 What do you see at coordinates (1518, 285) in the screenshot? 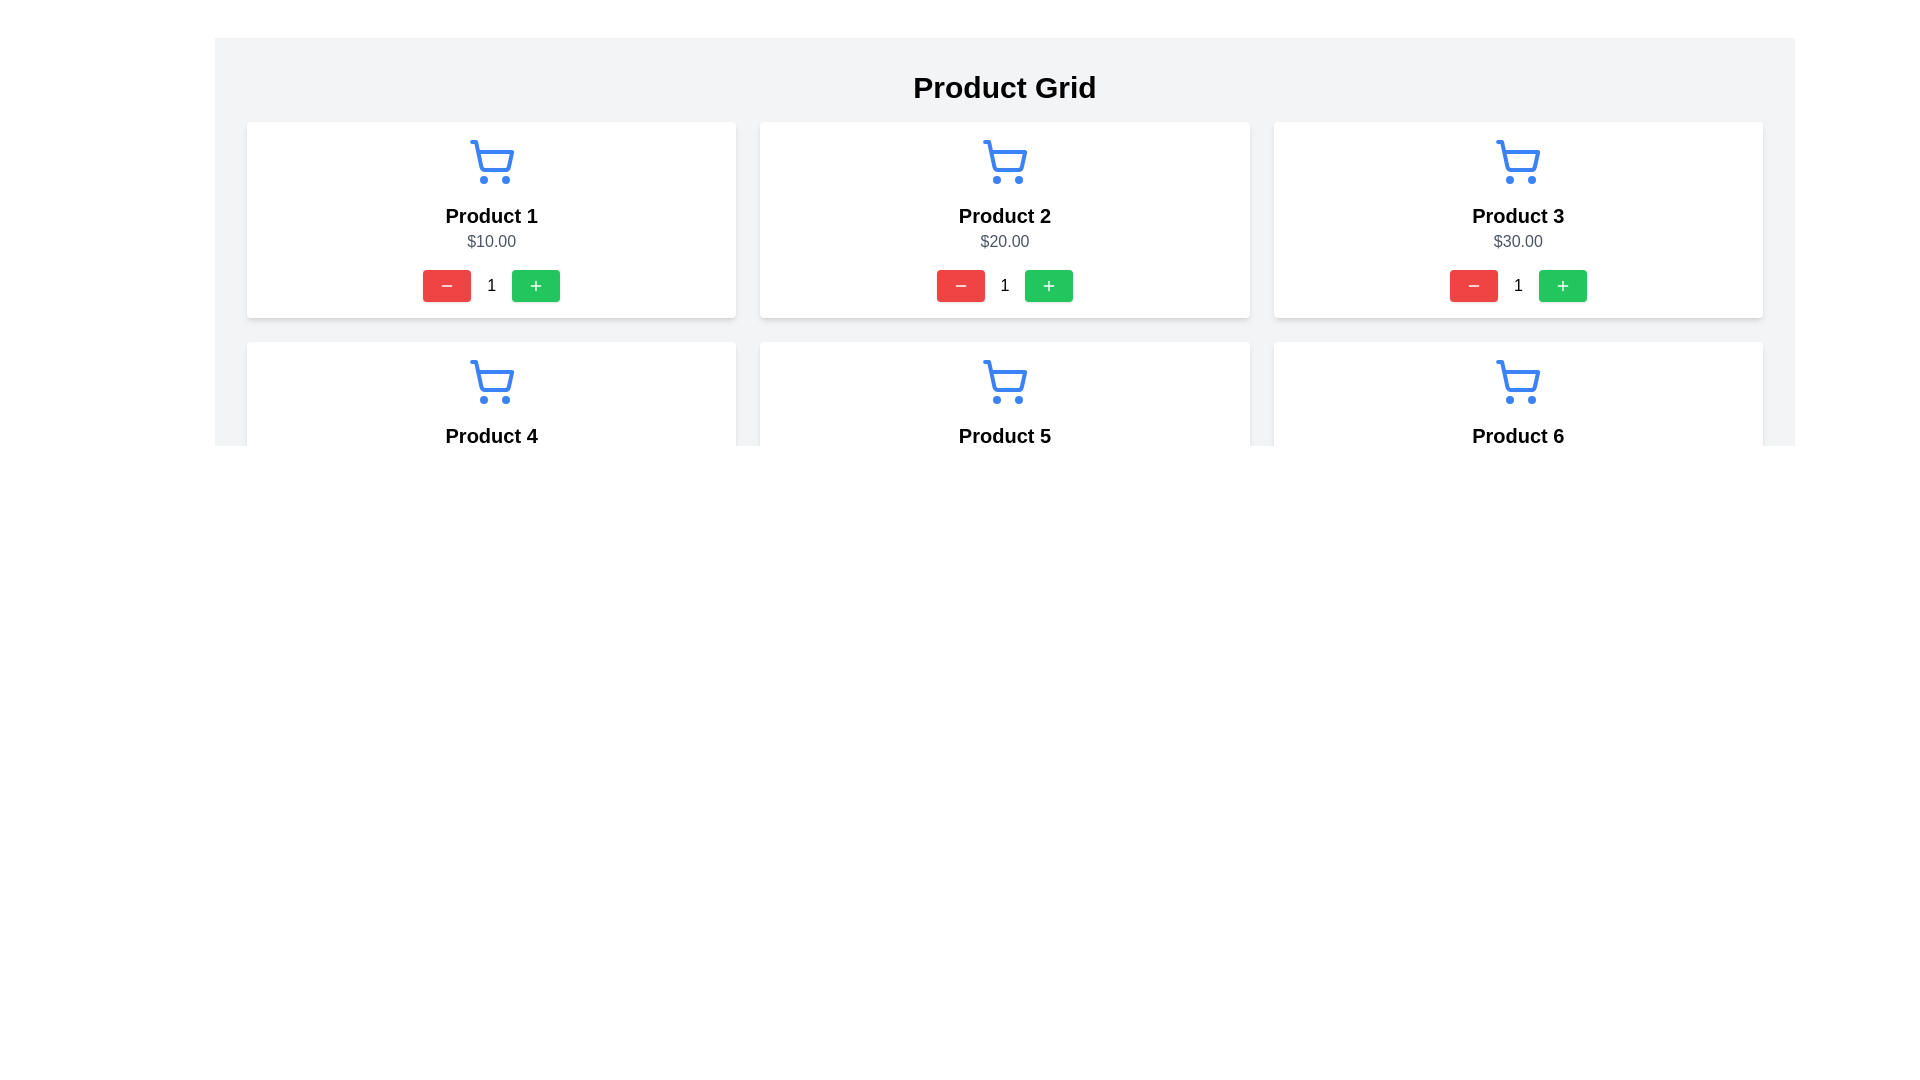
I see `the static text element displaying the number '1', which is positioned between a red minus button and a green plus button, indicating it is part of a counter component` at bounding box center [1518, 285].